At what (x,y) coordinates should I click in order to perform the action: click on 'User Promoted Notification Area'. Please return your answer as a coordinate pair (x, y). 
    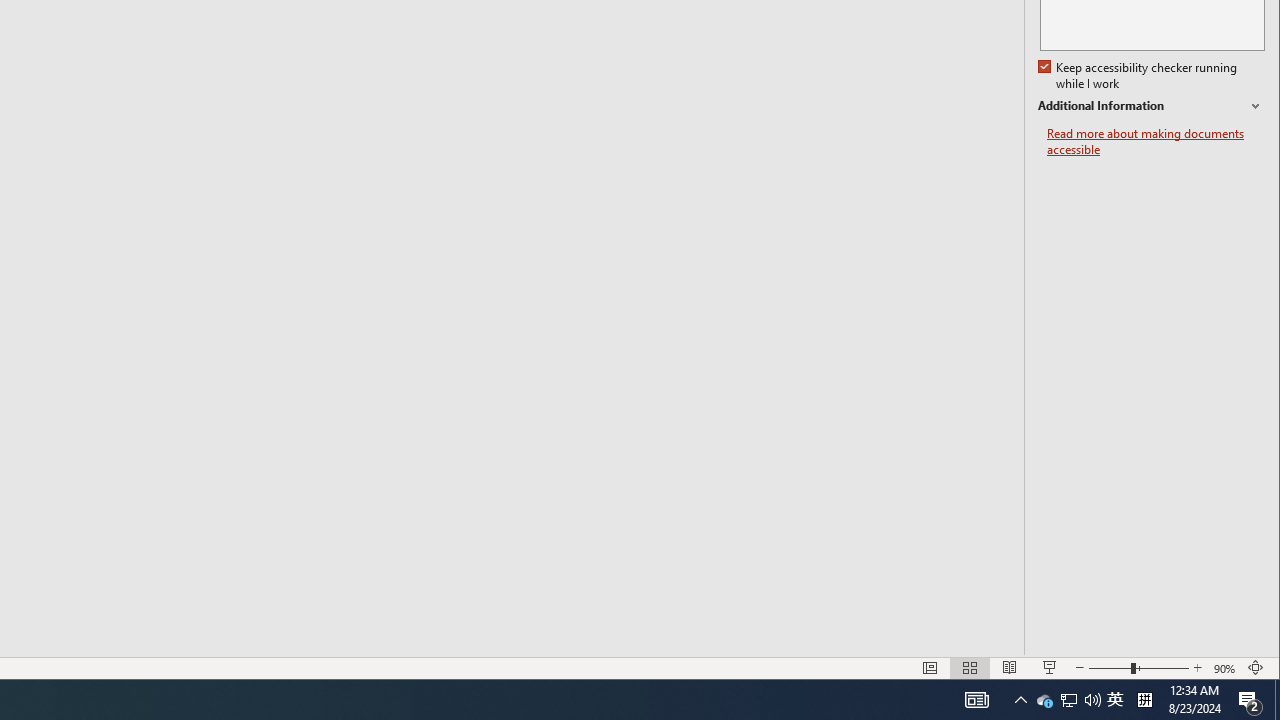
    Looking at the image, I should click on (1067, 698).